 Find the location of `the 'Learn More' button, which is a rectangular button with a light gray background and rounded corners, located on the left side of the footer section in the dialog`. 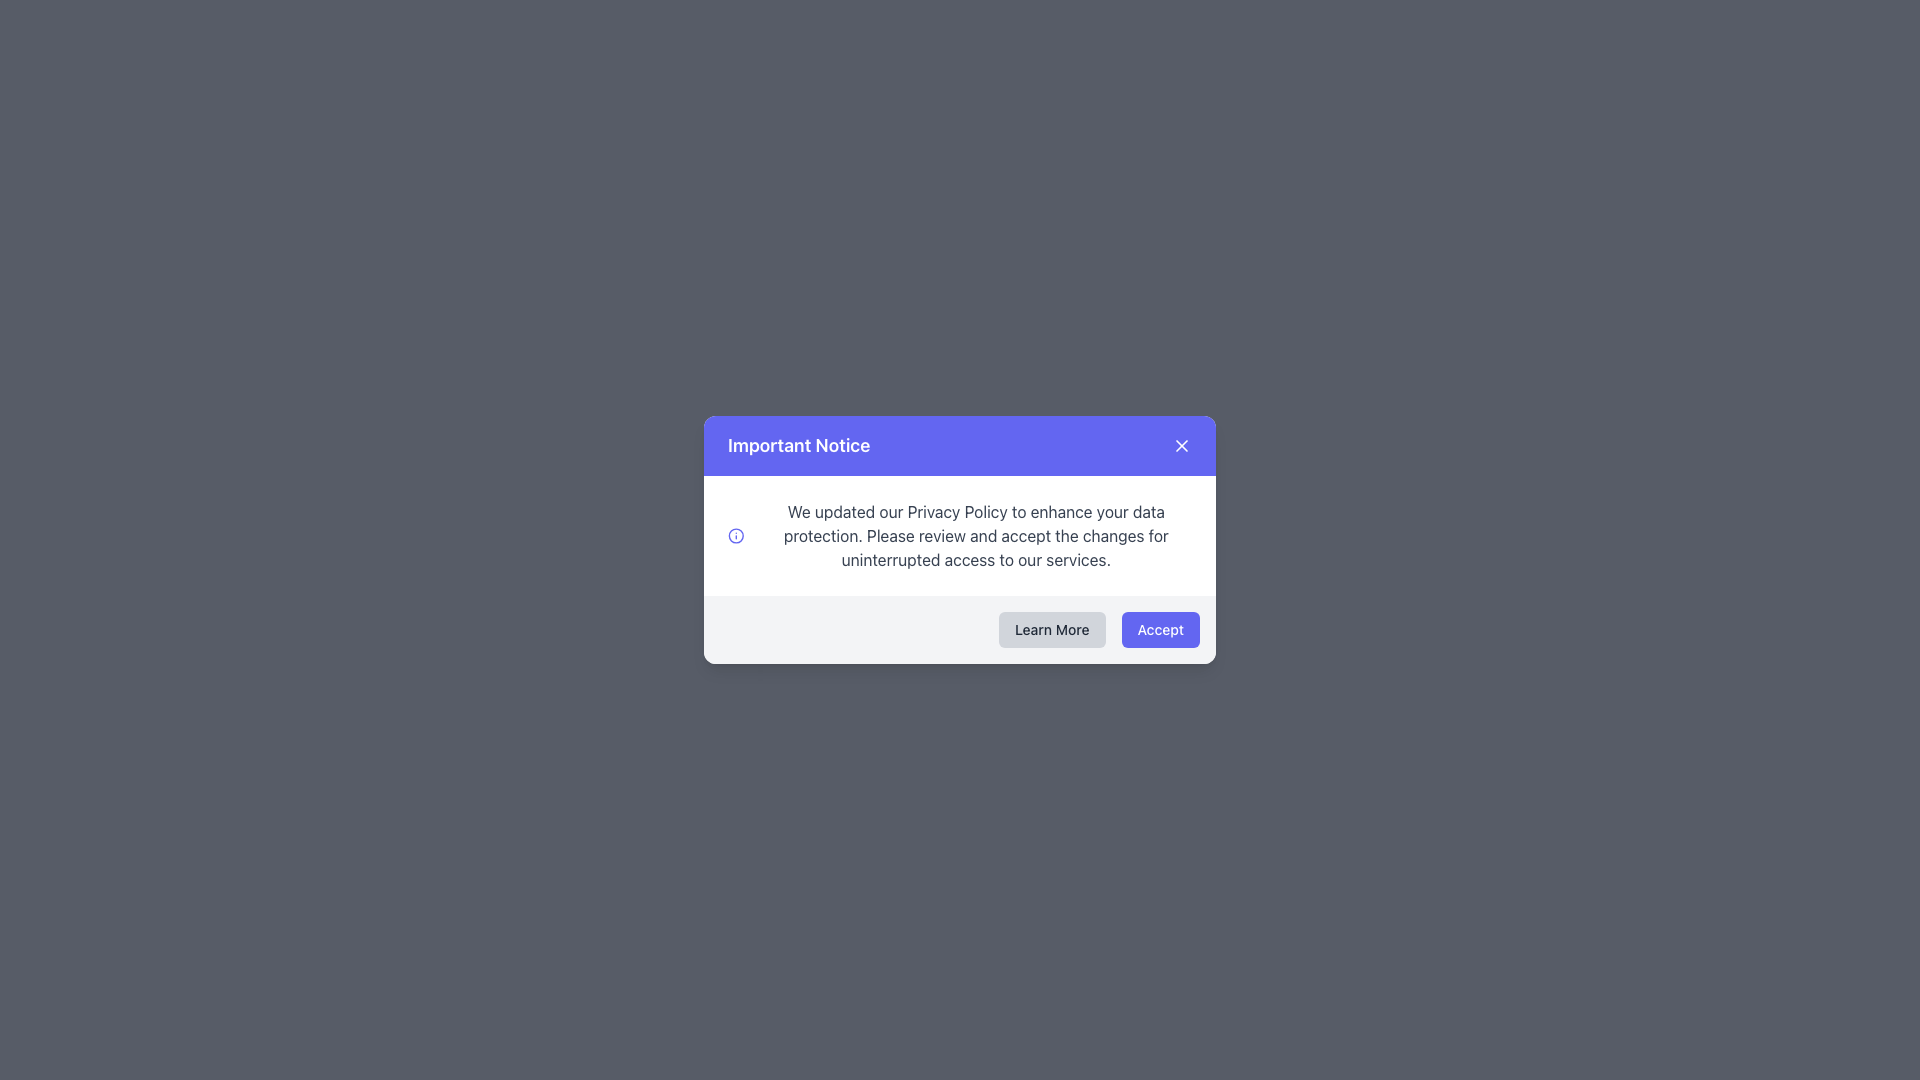

the 'Learn More' button, which is a rectangular button with a light gray background and rounded corners, located on the left side of the footer section in the dialog is located at coordinates (1051, 628).